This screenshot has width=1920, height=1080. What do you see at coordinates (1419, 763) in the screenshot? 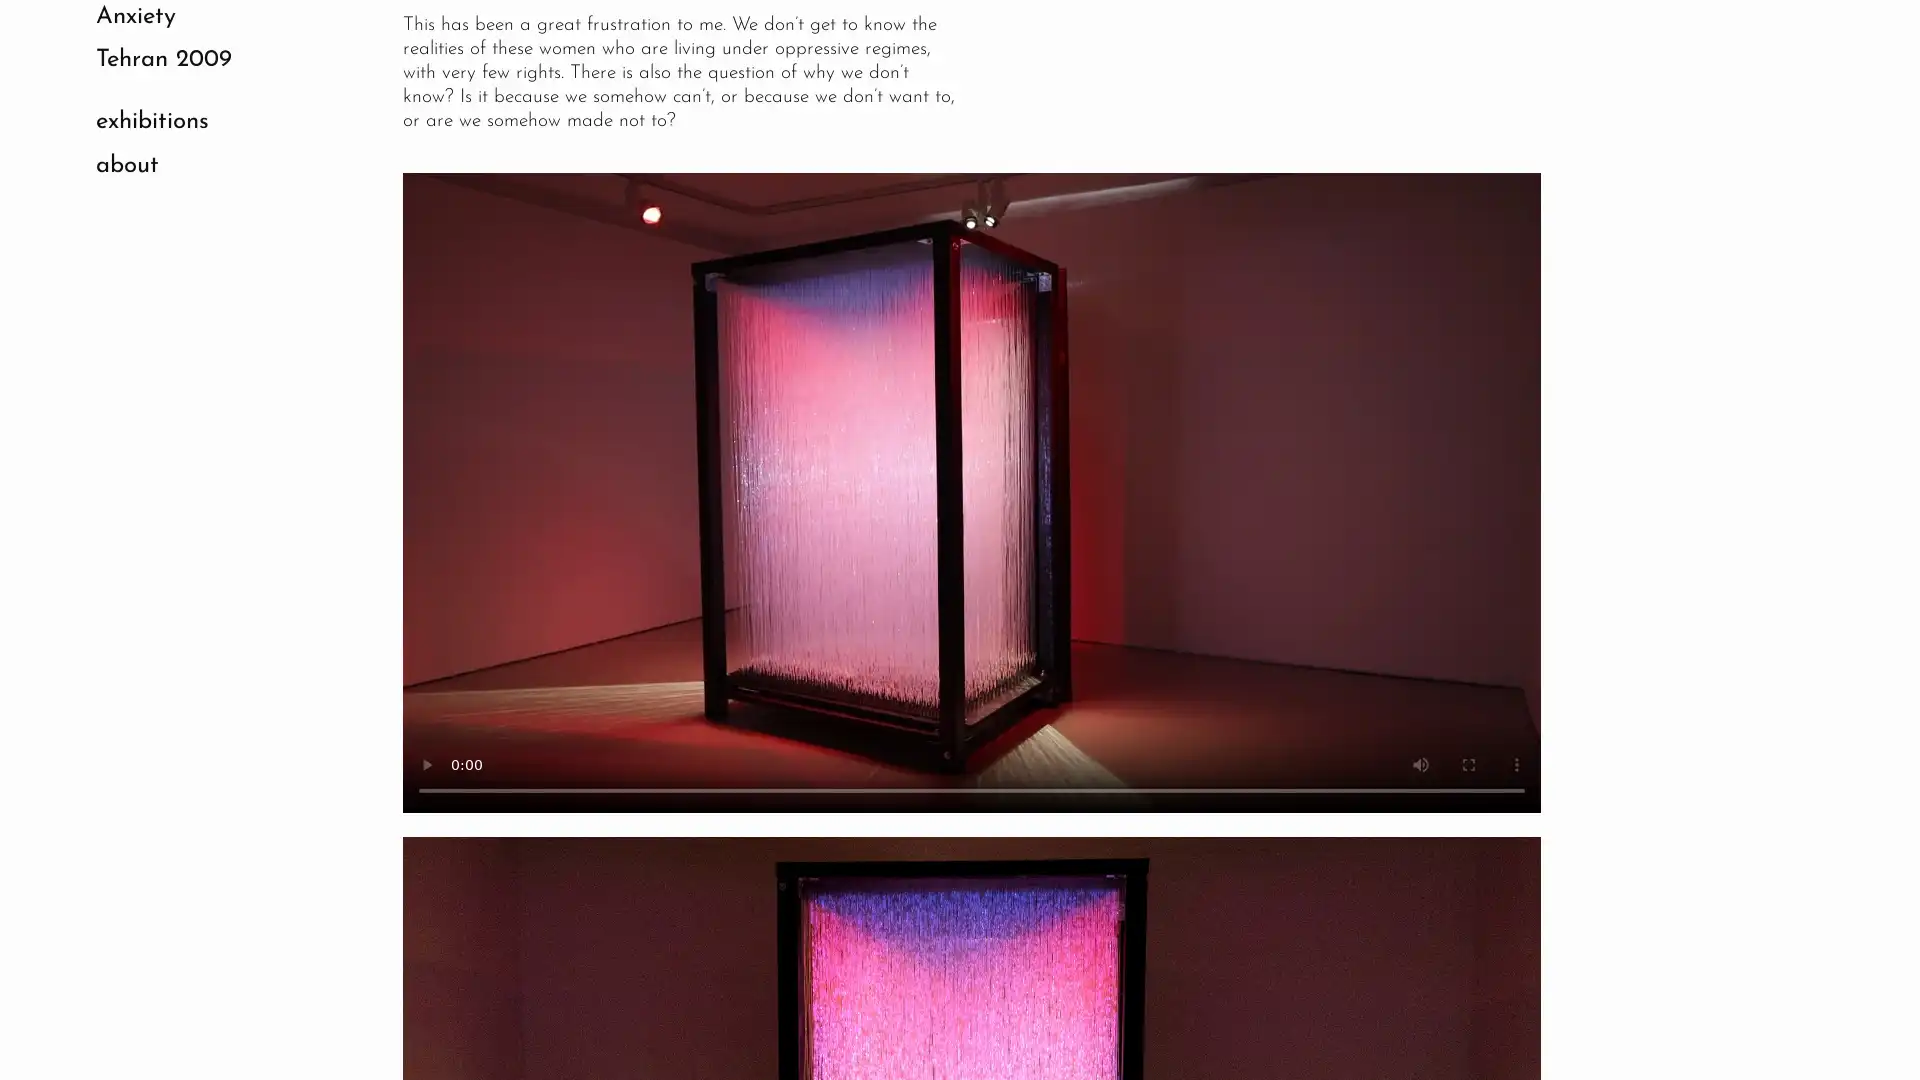
I see `mute` at bounding box center [1419, 763].